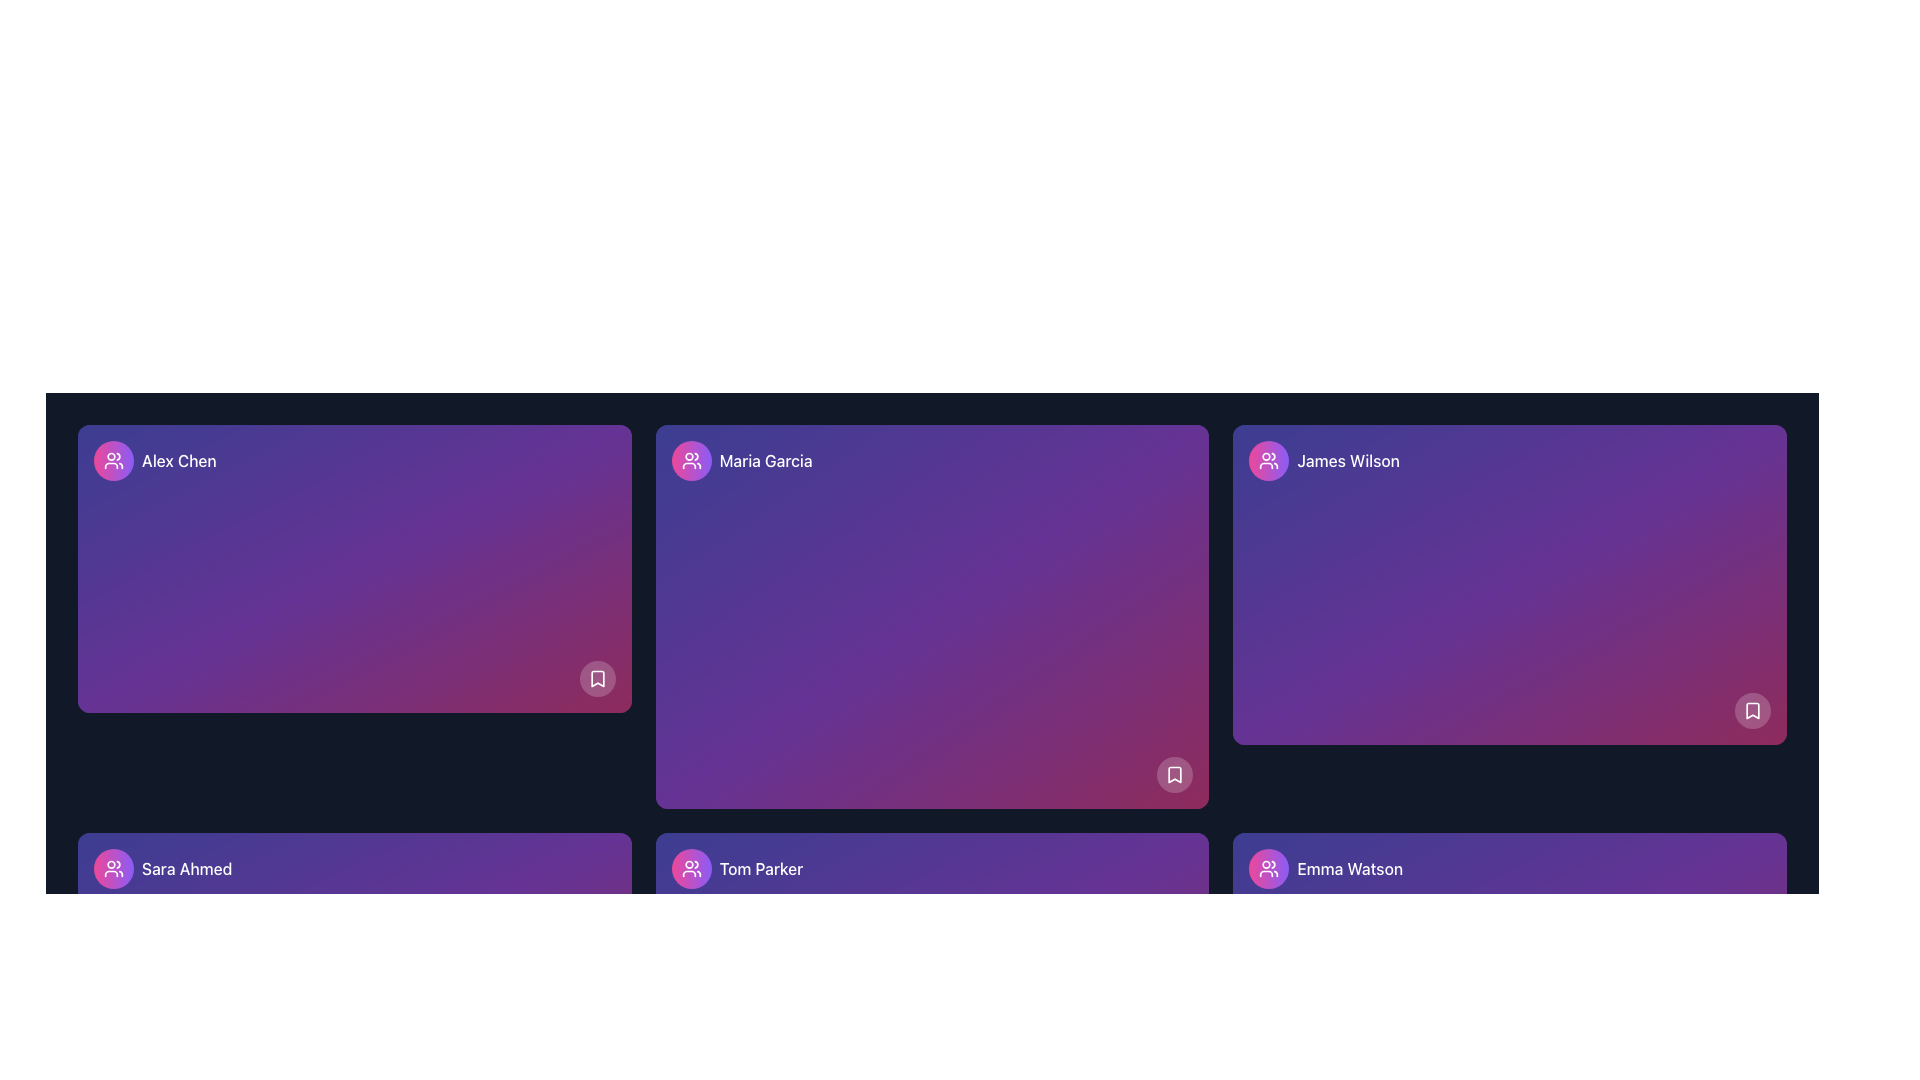 The image size is (1920, 1080). What do you see at coordinates (1348, 461) in the screenshot?
I see `the name display label located at the top-center of the card interface in the top-right corner` at bounding box center [1348, 461].